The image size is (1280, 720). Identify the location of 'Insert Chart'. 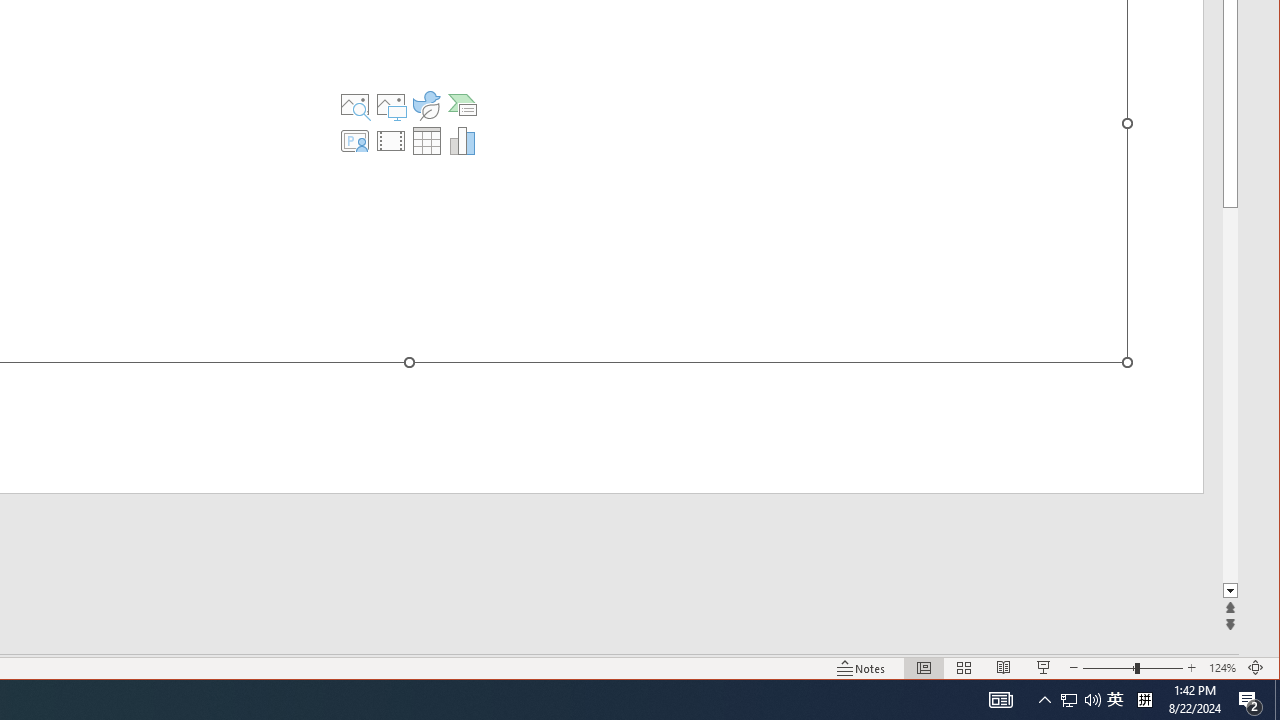
(461, 140).